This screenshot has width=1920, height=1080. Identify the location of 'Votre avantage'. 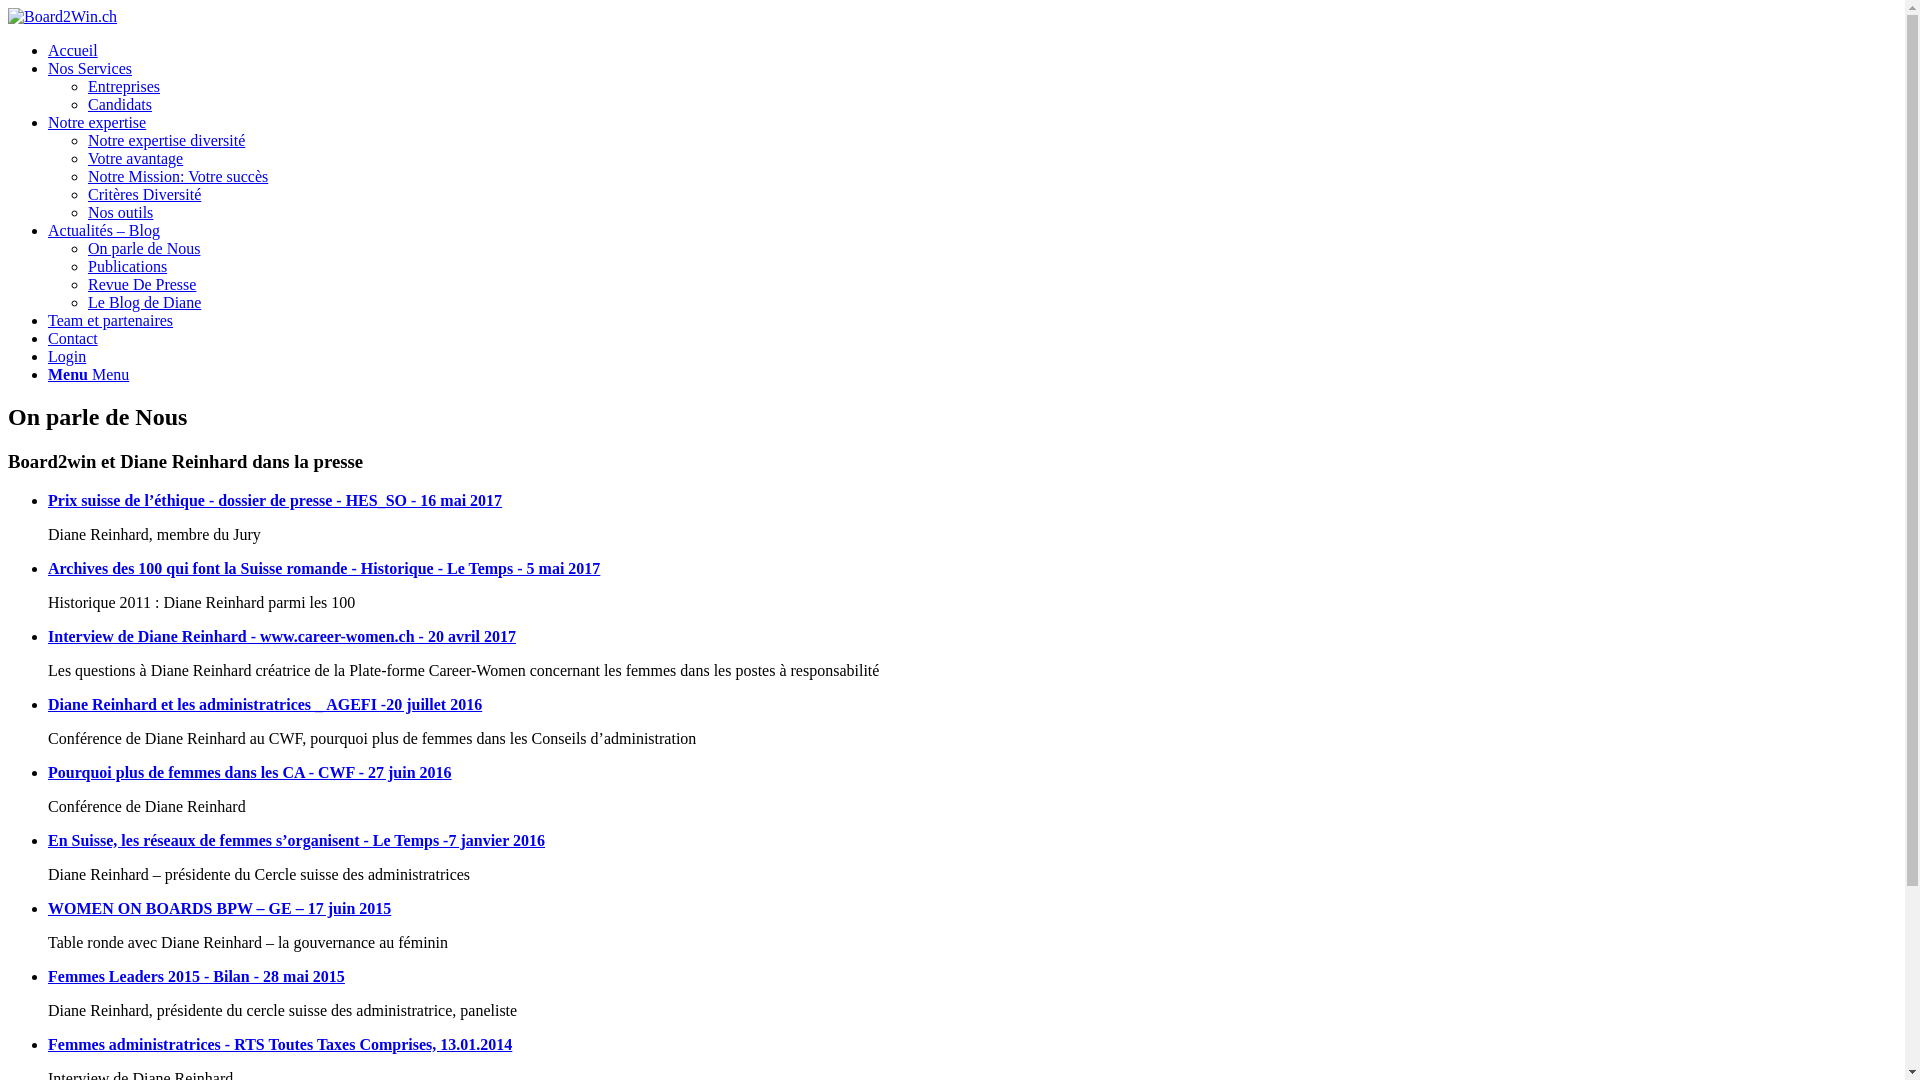
(134, 157).